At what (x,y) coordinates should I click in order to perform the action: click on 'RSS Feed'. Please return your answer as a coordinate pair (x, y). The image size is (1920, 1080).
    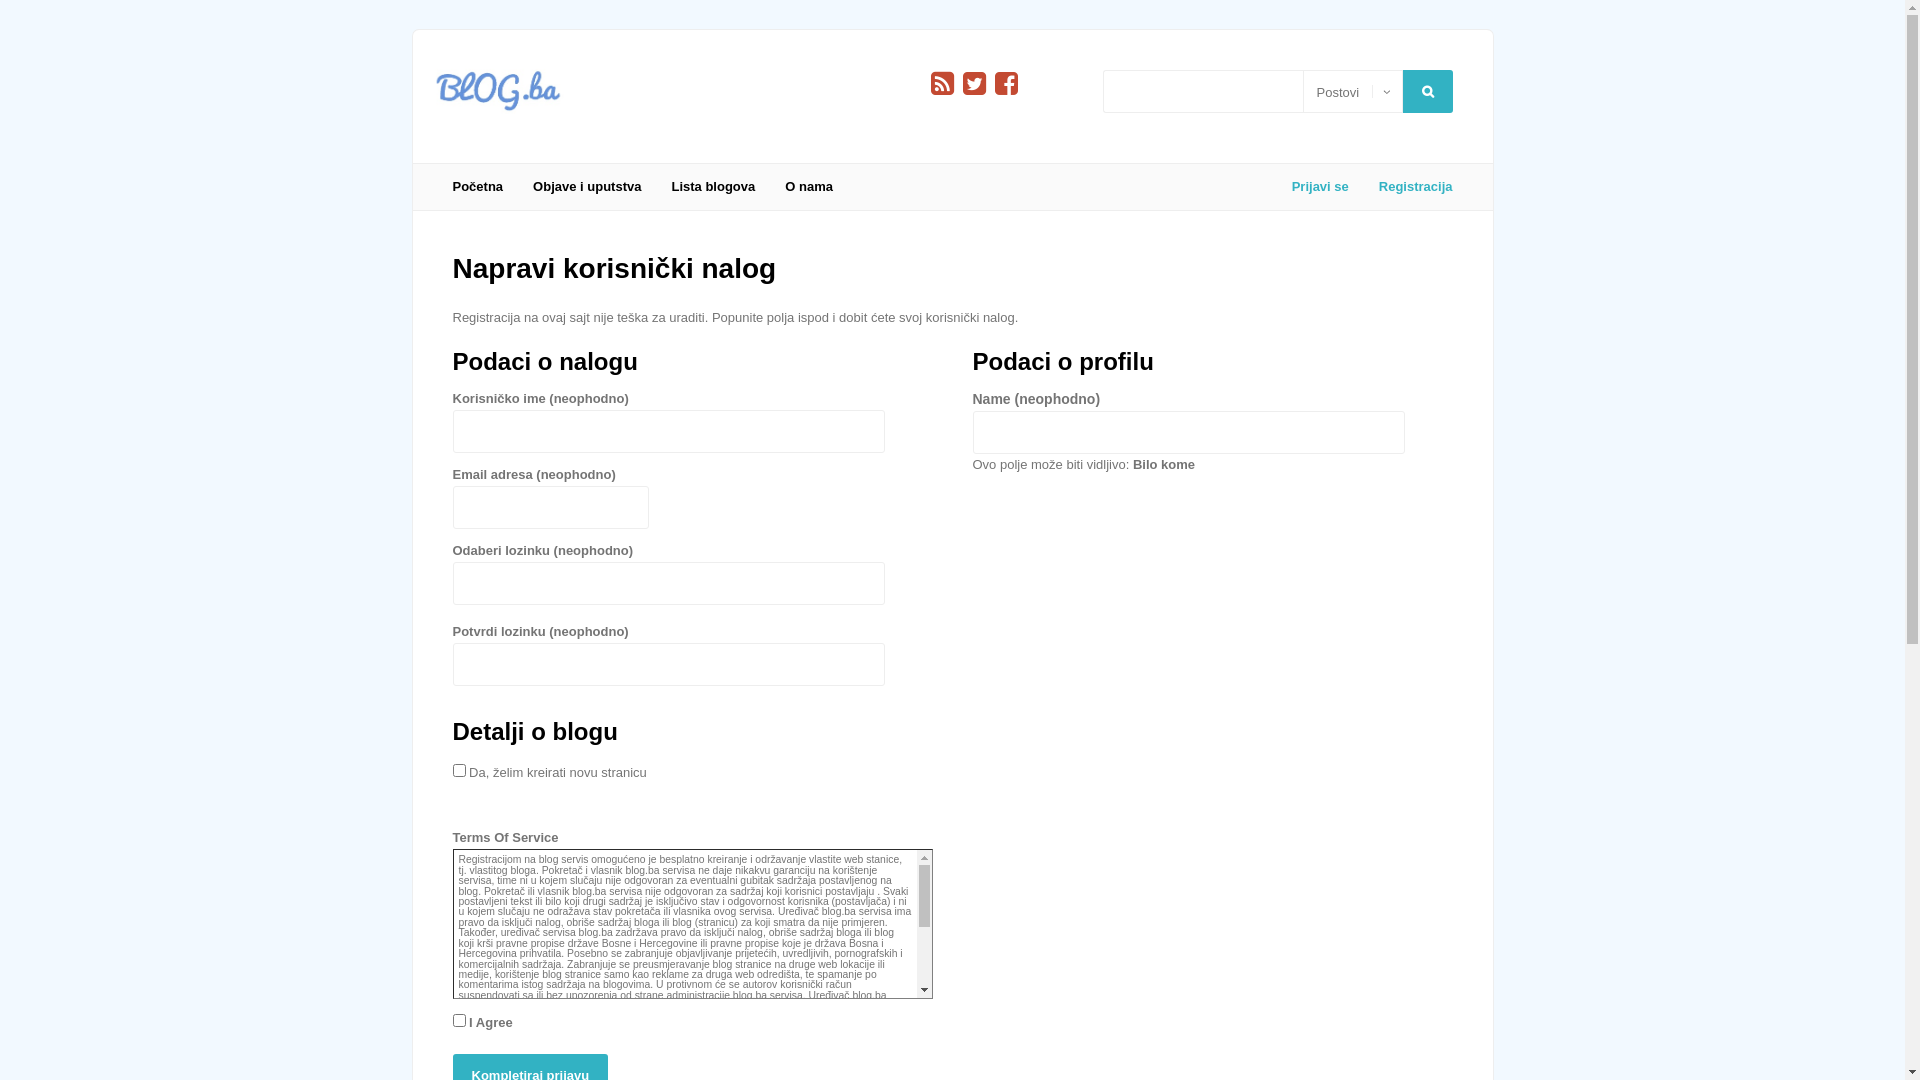
    Looking at the image, I should click on (930, 82).